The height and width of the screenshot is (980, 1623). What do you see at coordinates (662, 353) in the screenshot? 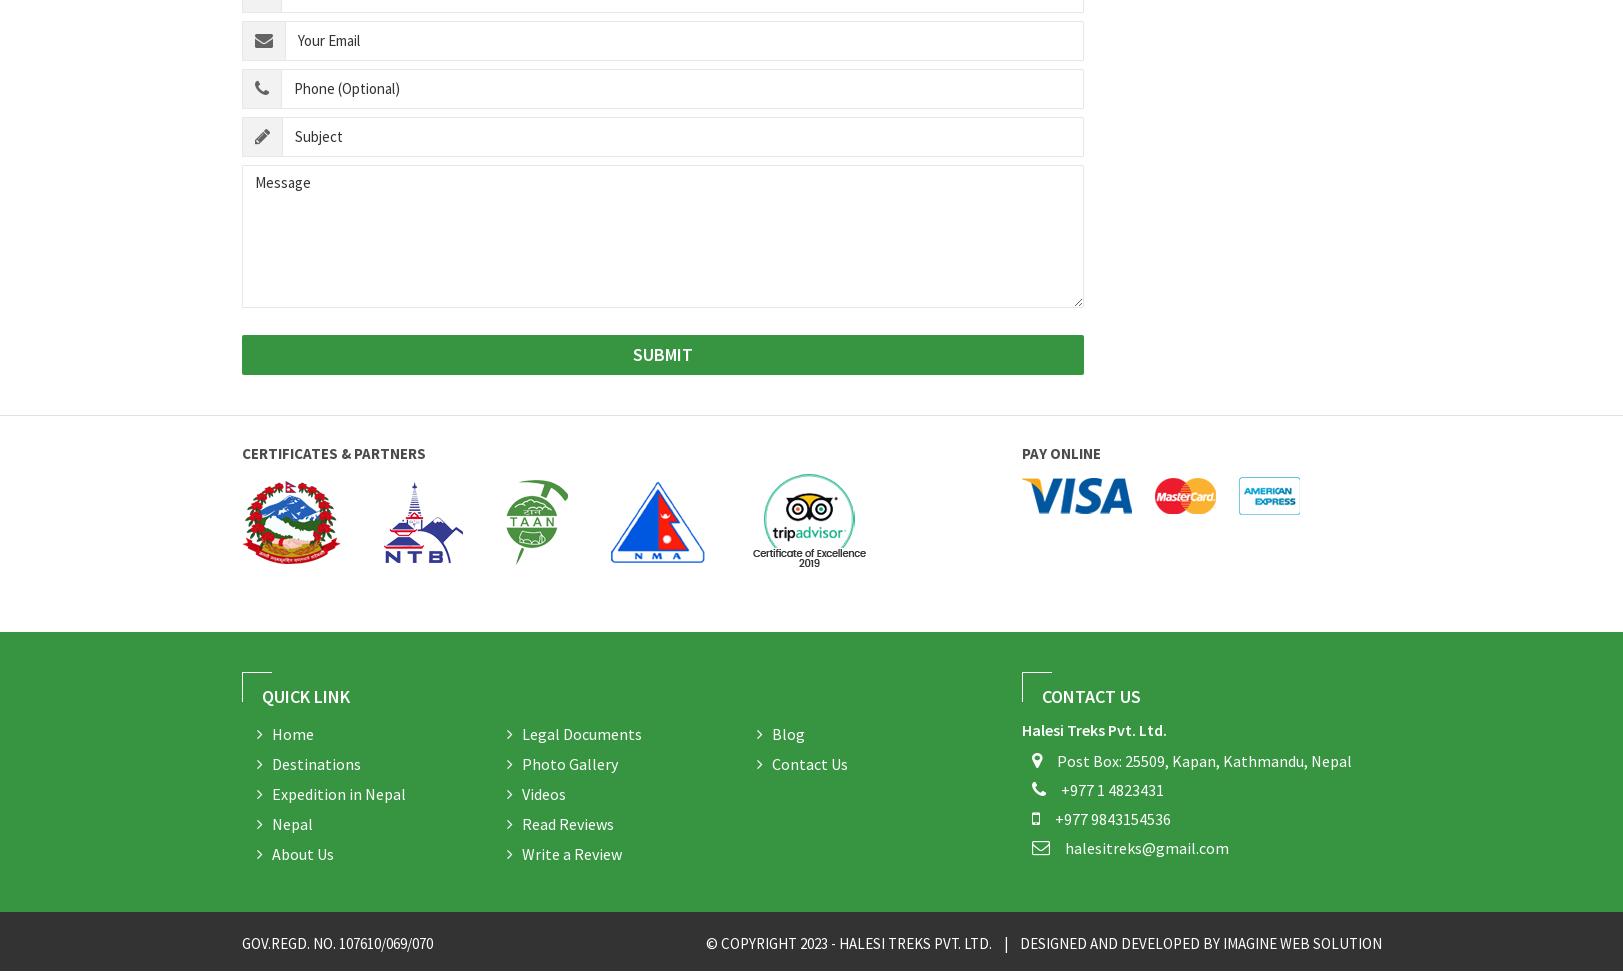
I see `'SUBMIT'` at bounding box center [662, 353].